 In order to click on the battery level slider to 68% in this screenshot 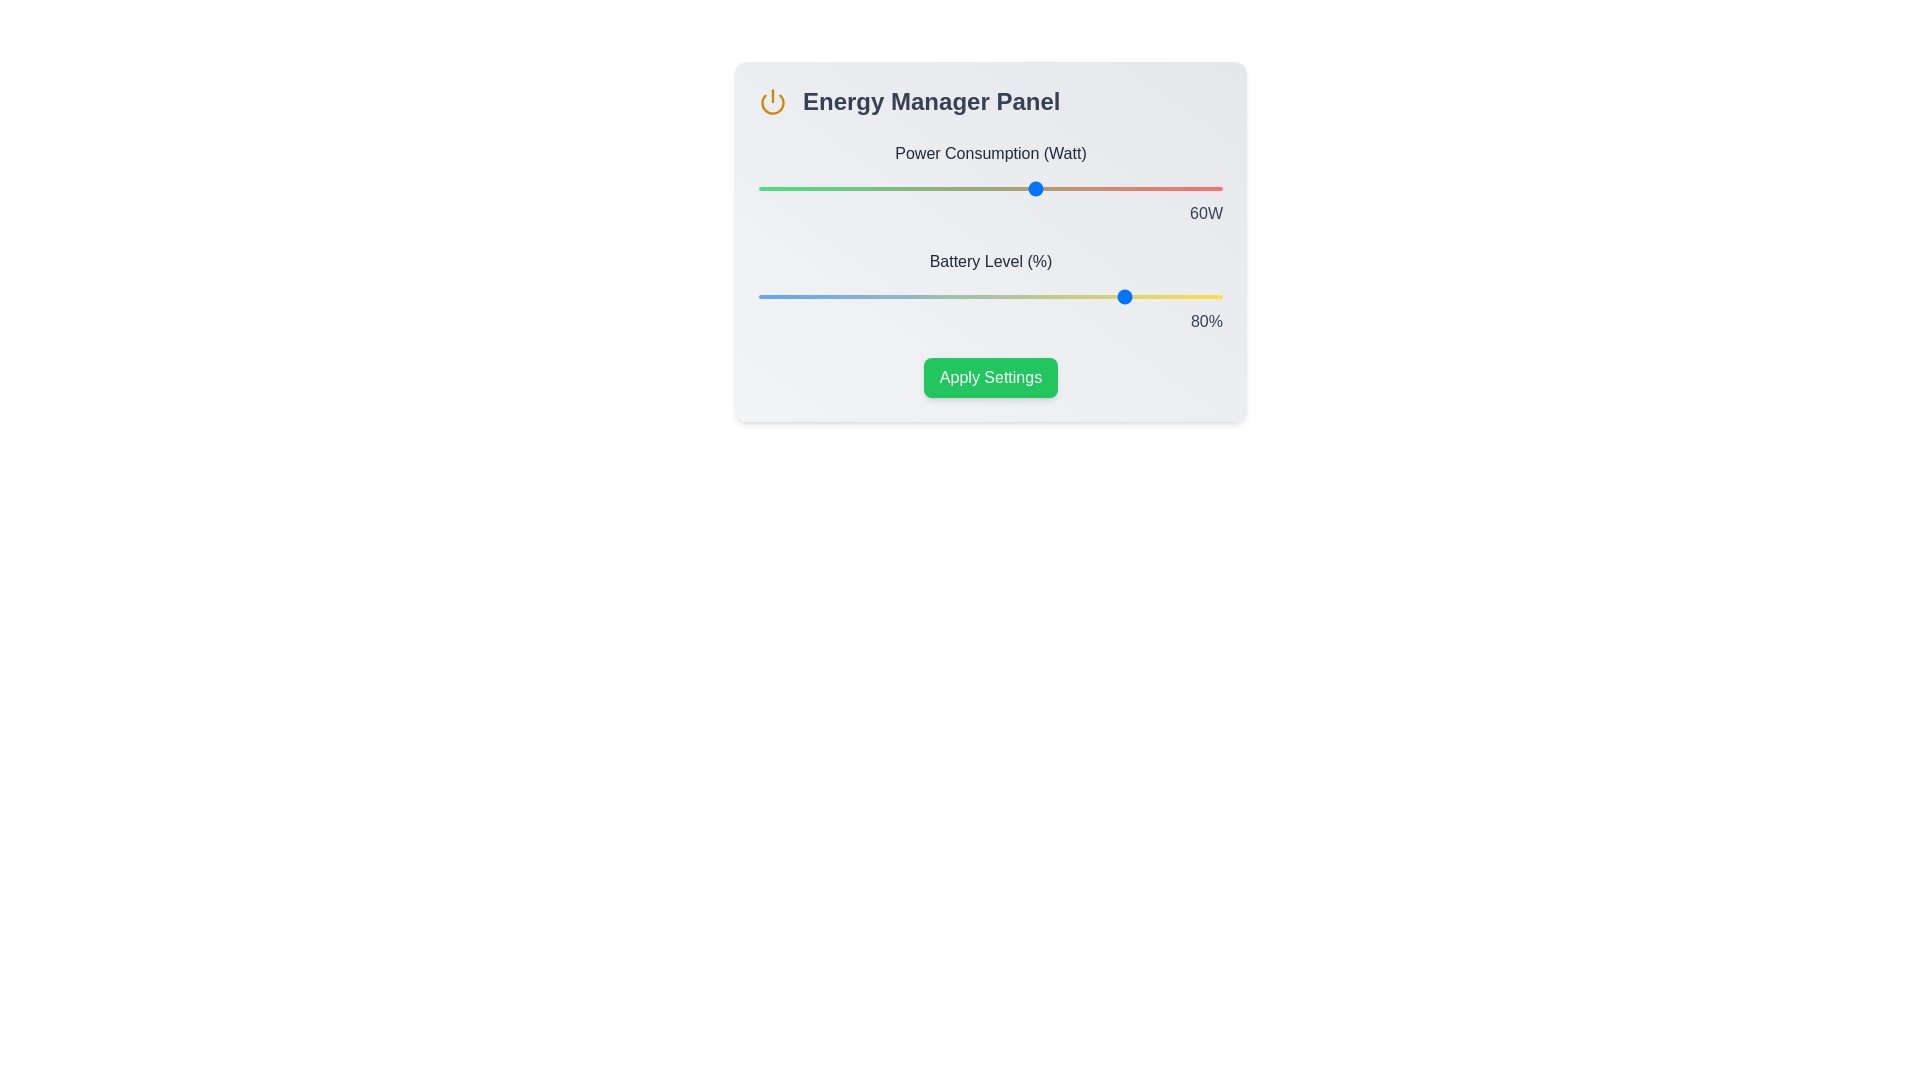, I will do `click(1073, 297)`.